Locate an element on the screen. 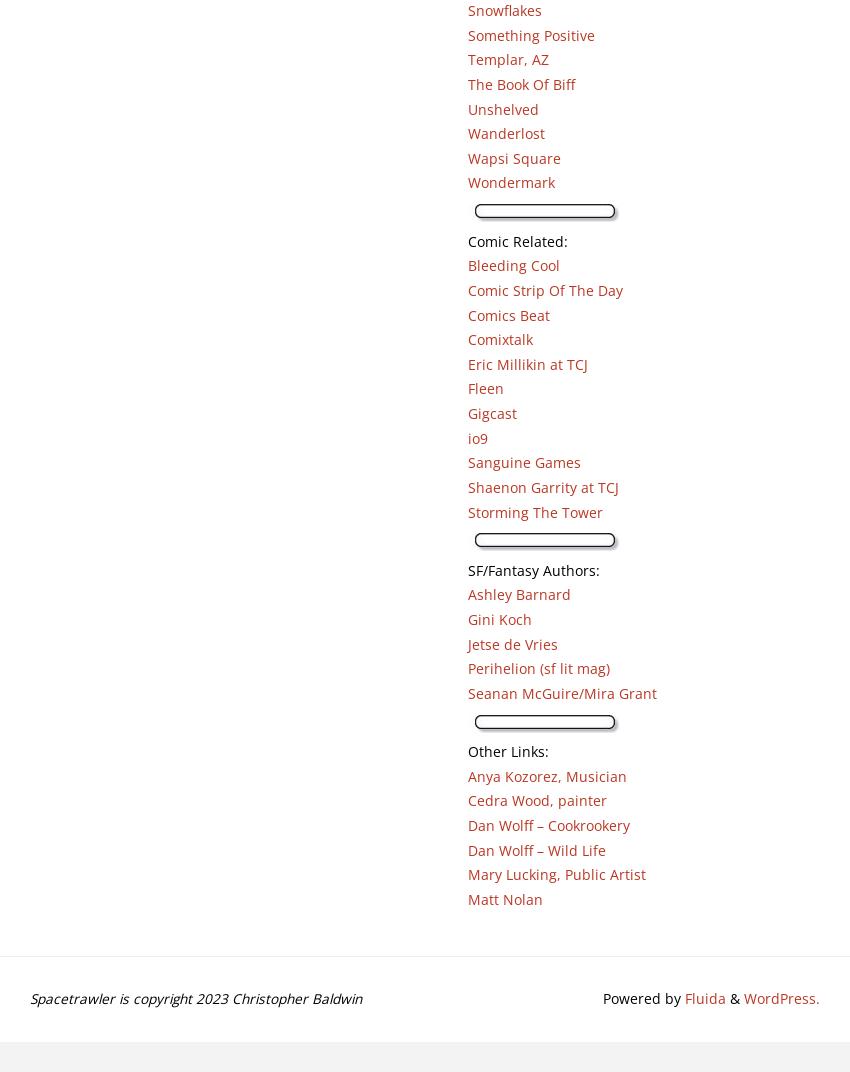 Image resolution: width=850 pixels, height=1072 pixels. 'Wondermark' is located at coordinates (510, 181).